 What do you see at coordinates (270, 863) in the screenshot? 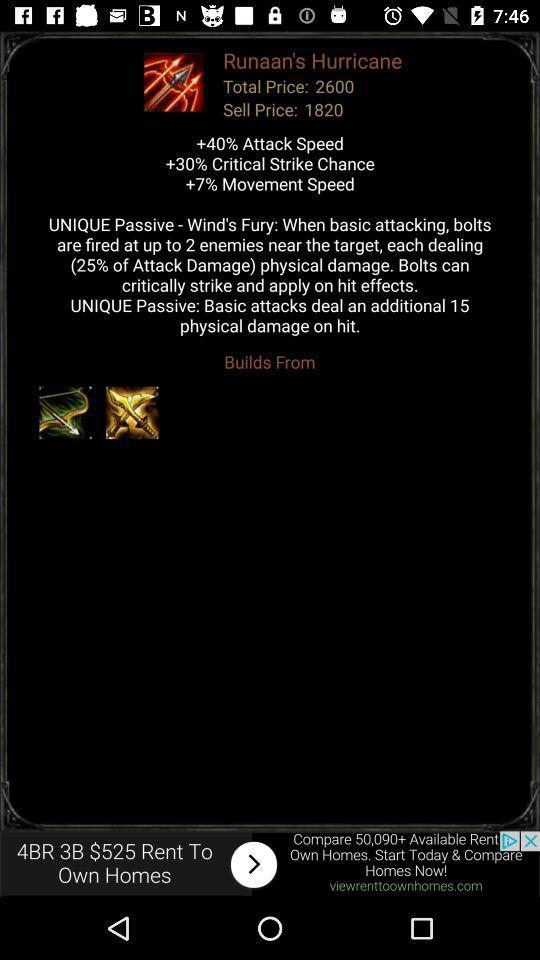
I see `click advertisement` at bounding box center [270, 863].